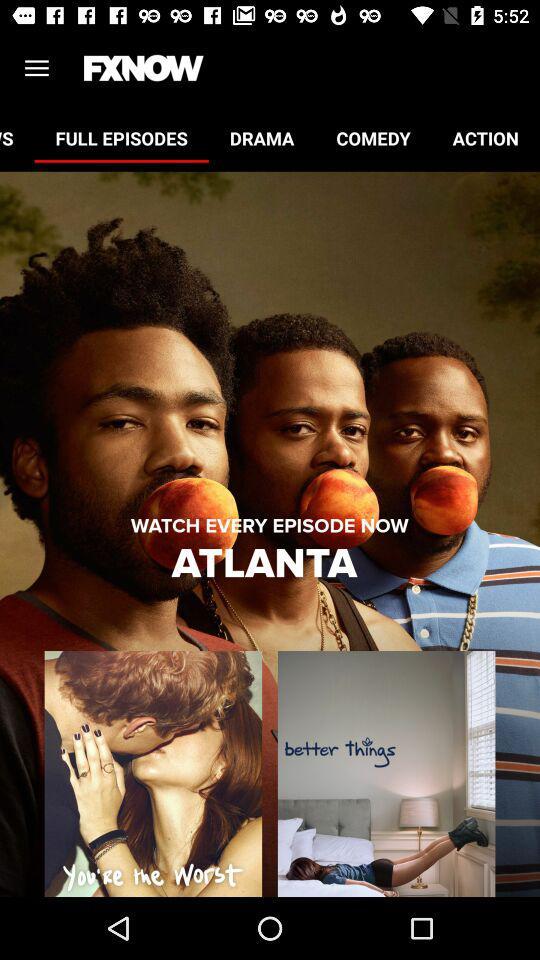 The image size is (540, 960). What do you see at coordinates (121, 137) in the screenshot?
I see `the full episodes  option` at bounding box center [121, 137].